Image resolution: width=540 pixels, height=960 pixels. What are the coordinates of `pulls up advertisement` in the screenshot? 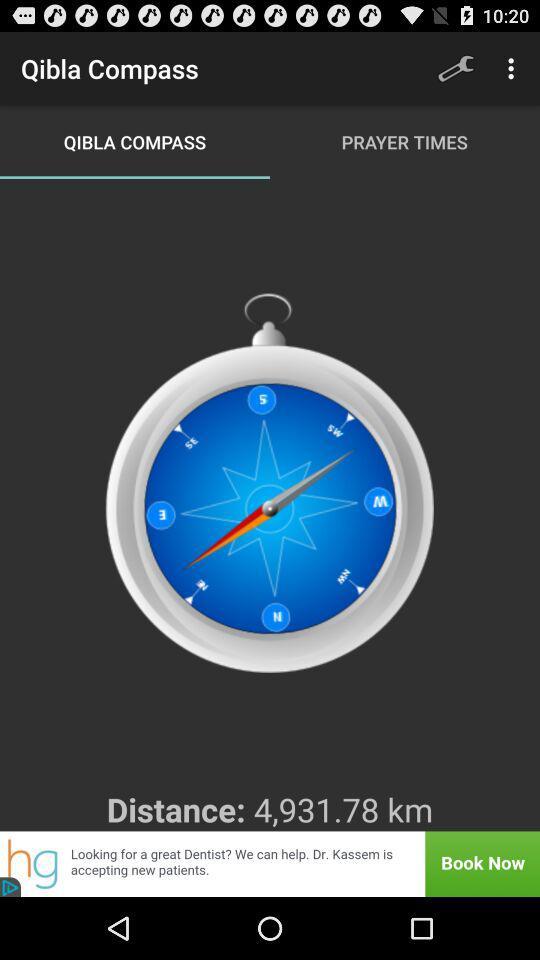 It's located at (270, 863).